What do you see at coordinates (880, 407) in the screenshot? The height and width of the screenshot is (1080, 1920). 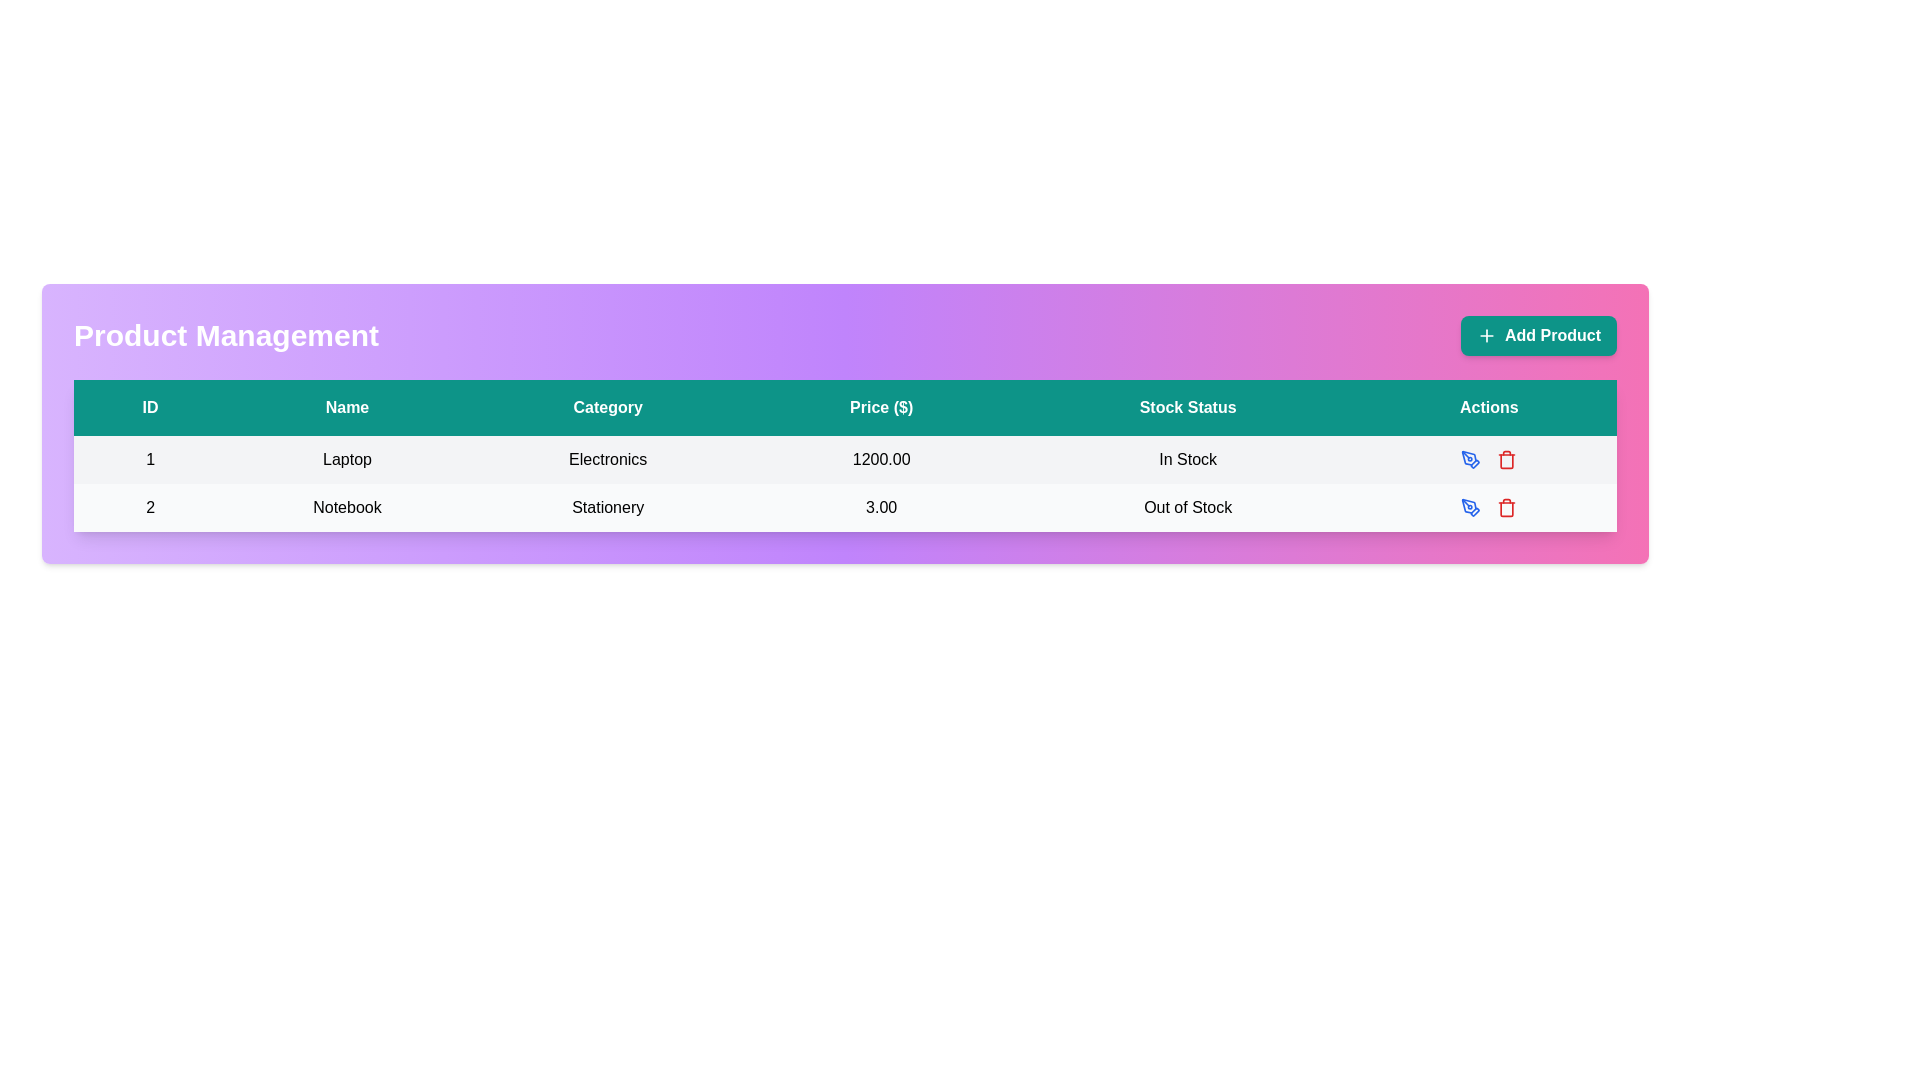 I see `the static header labeled 'Price ($)' which is the fourth column heading in the table, styled in teal with white text` at bounding box center [880, 407].